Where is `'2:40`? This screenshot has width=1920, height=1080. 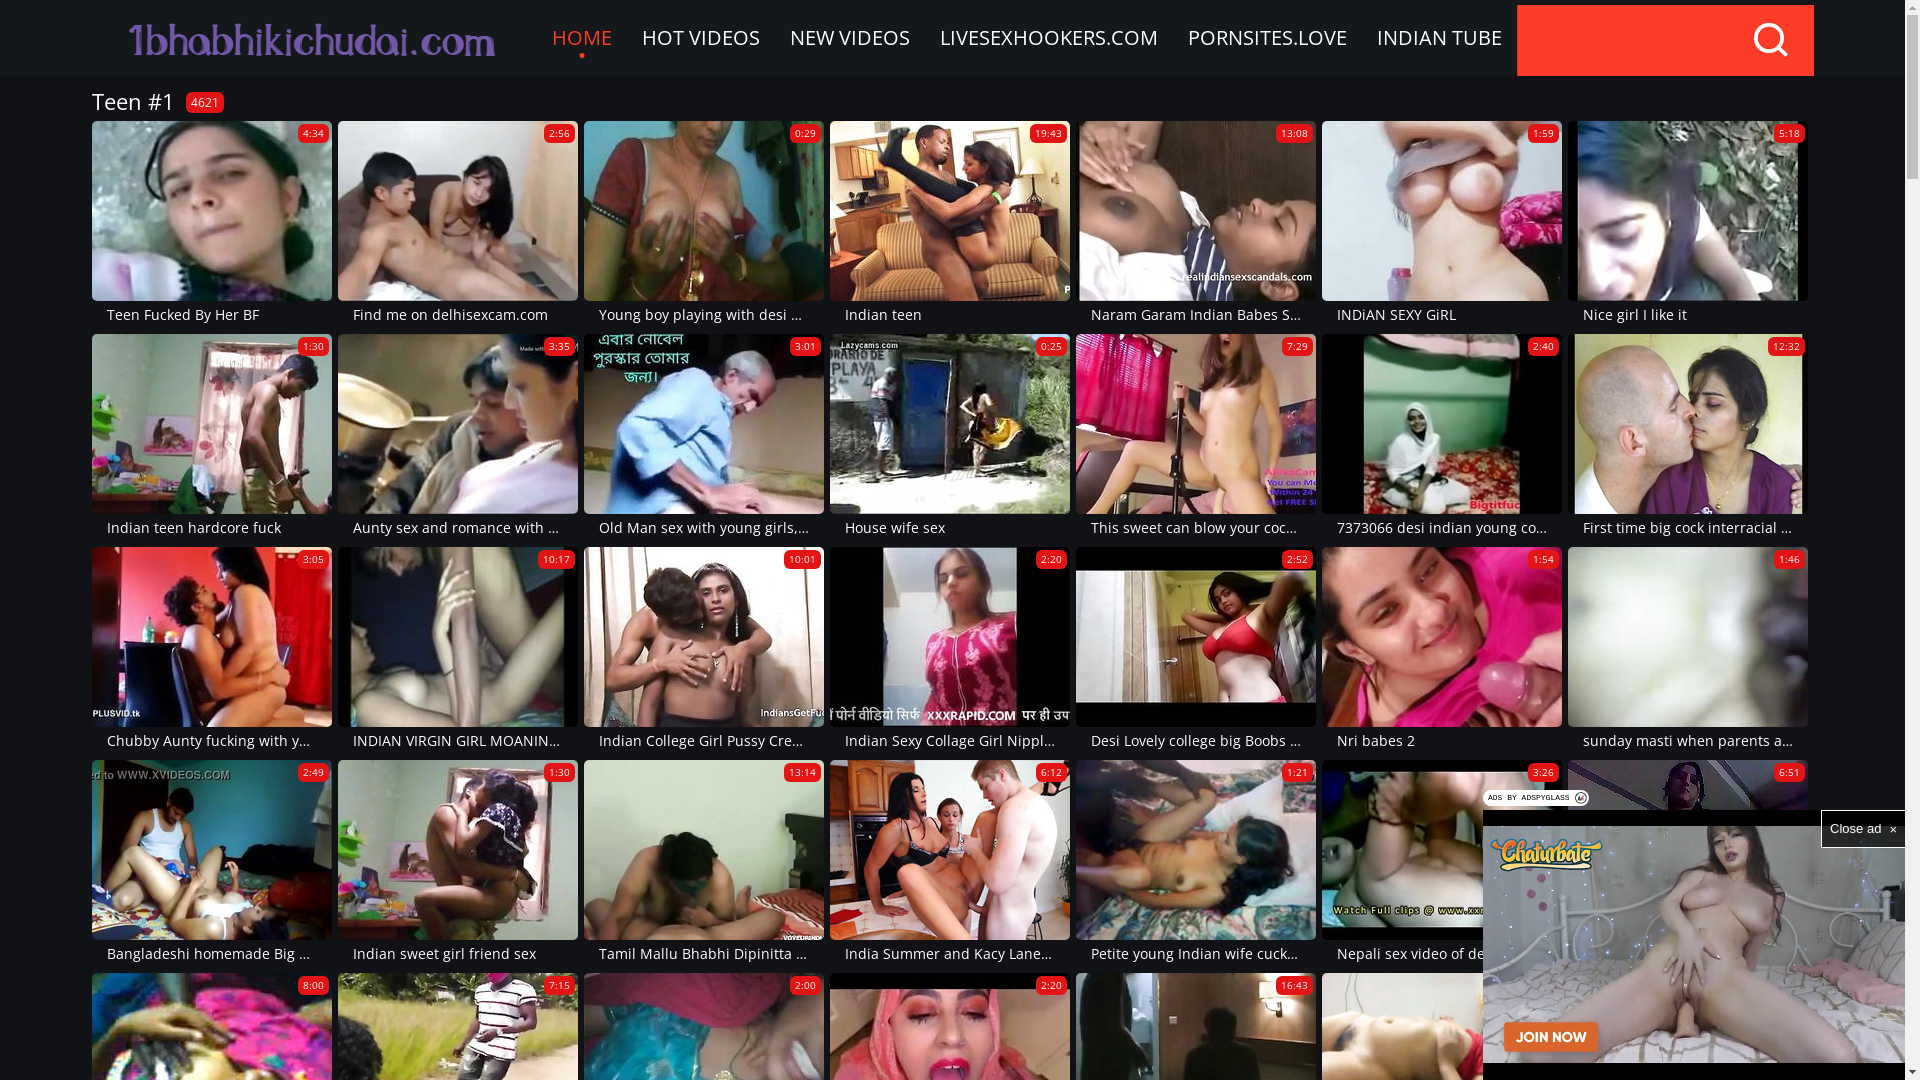
'2:40 is located at coordinates (1441, 436).